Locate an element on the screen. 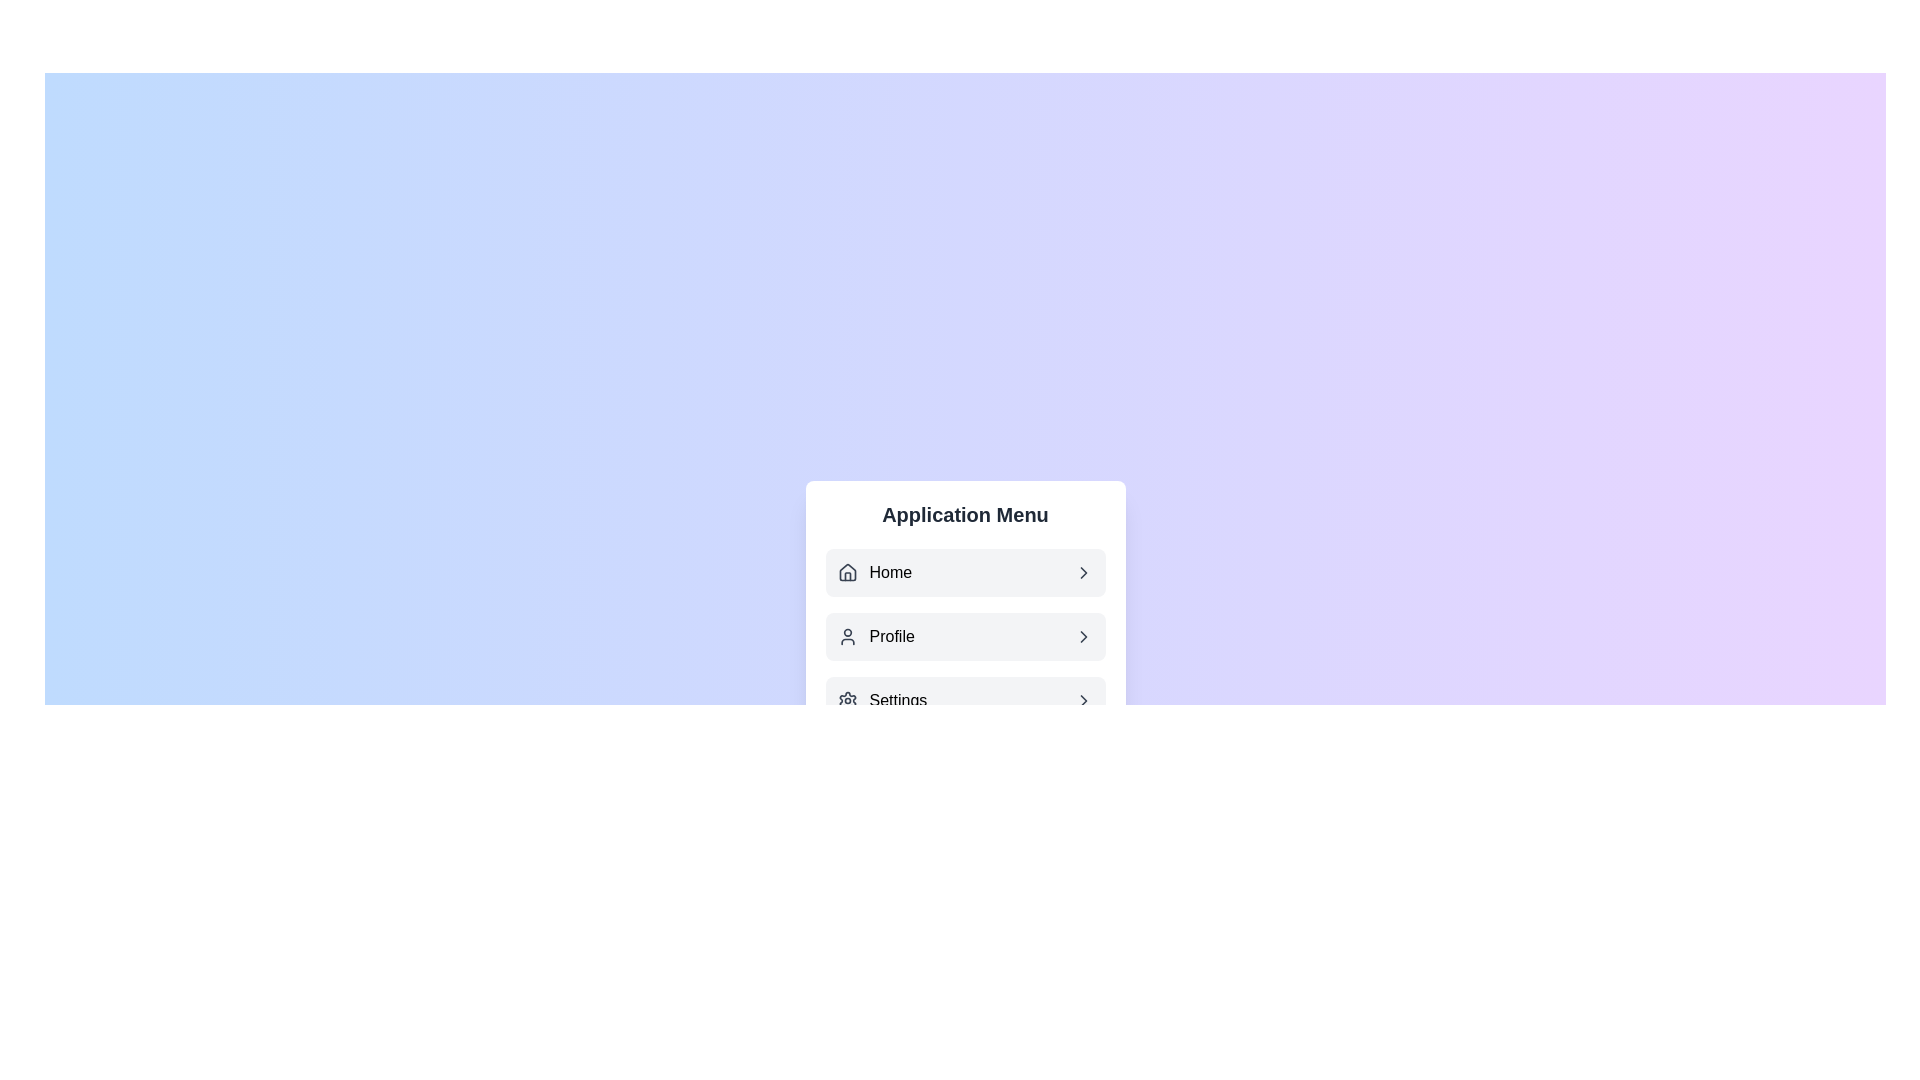  the Text label that indicates the function of accessing or modifying application settings, located in the third row of a vertically stacked menu list, below the 'Profile' menu item and preceded by a gear-shaped icon is located at coordinates (897, 700).